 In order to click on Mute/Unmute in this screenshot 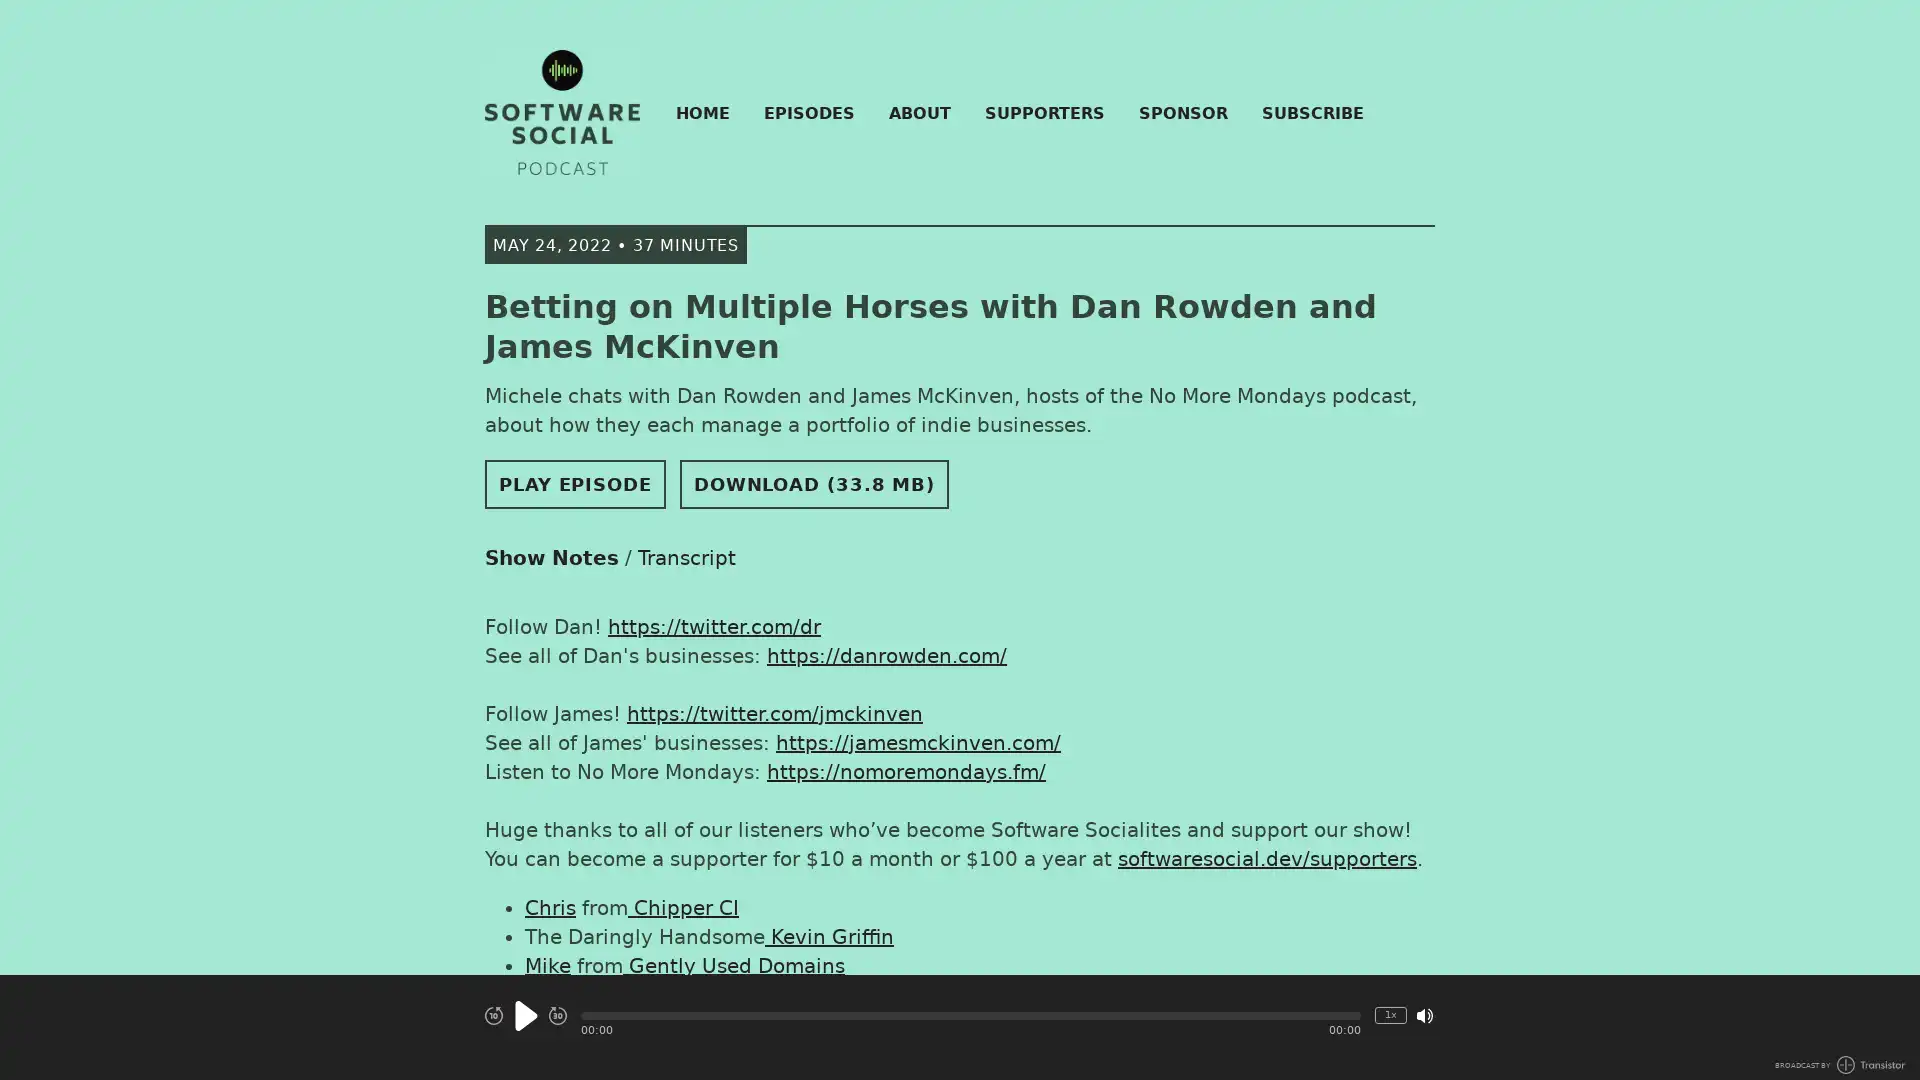, I will do `click(1424, 1014)`.